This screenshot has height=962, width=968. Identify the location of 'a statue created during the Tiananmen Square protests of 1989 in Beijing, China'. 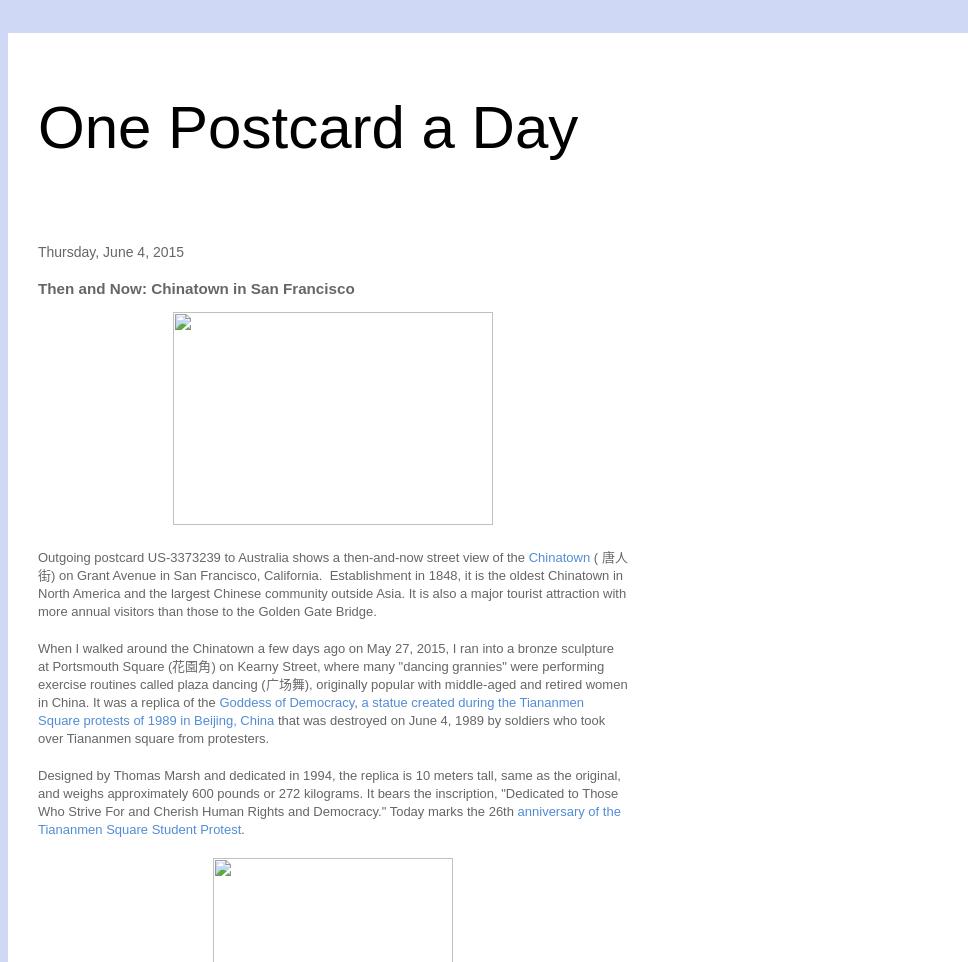
(310, 710).